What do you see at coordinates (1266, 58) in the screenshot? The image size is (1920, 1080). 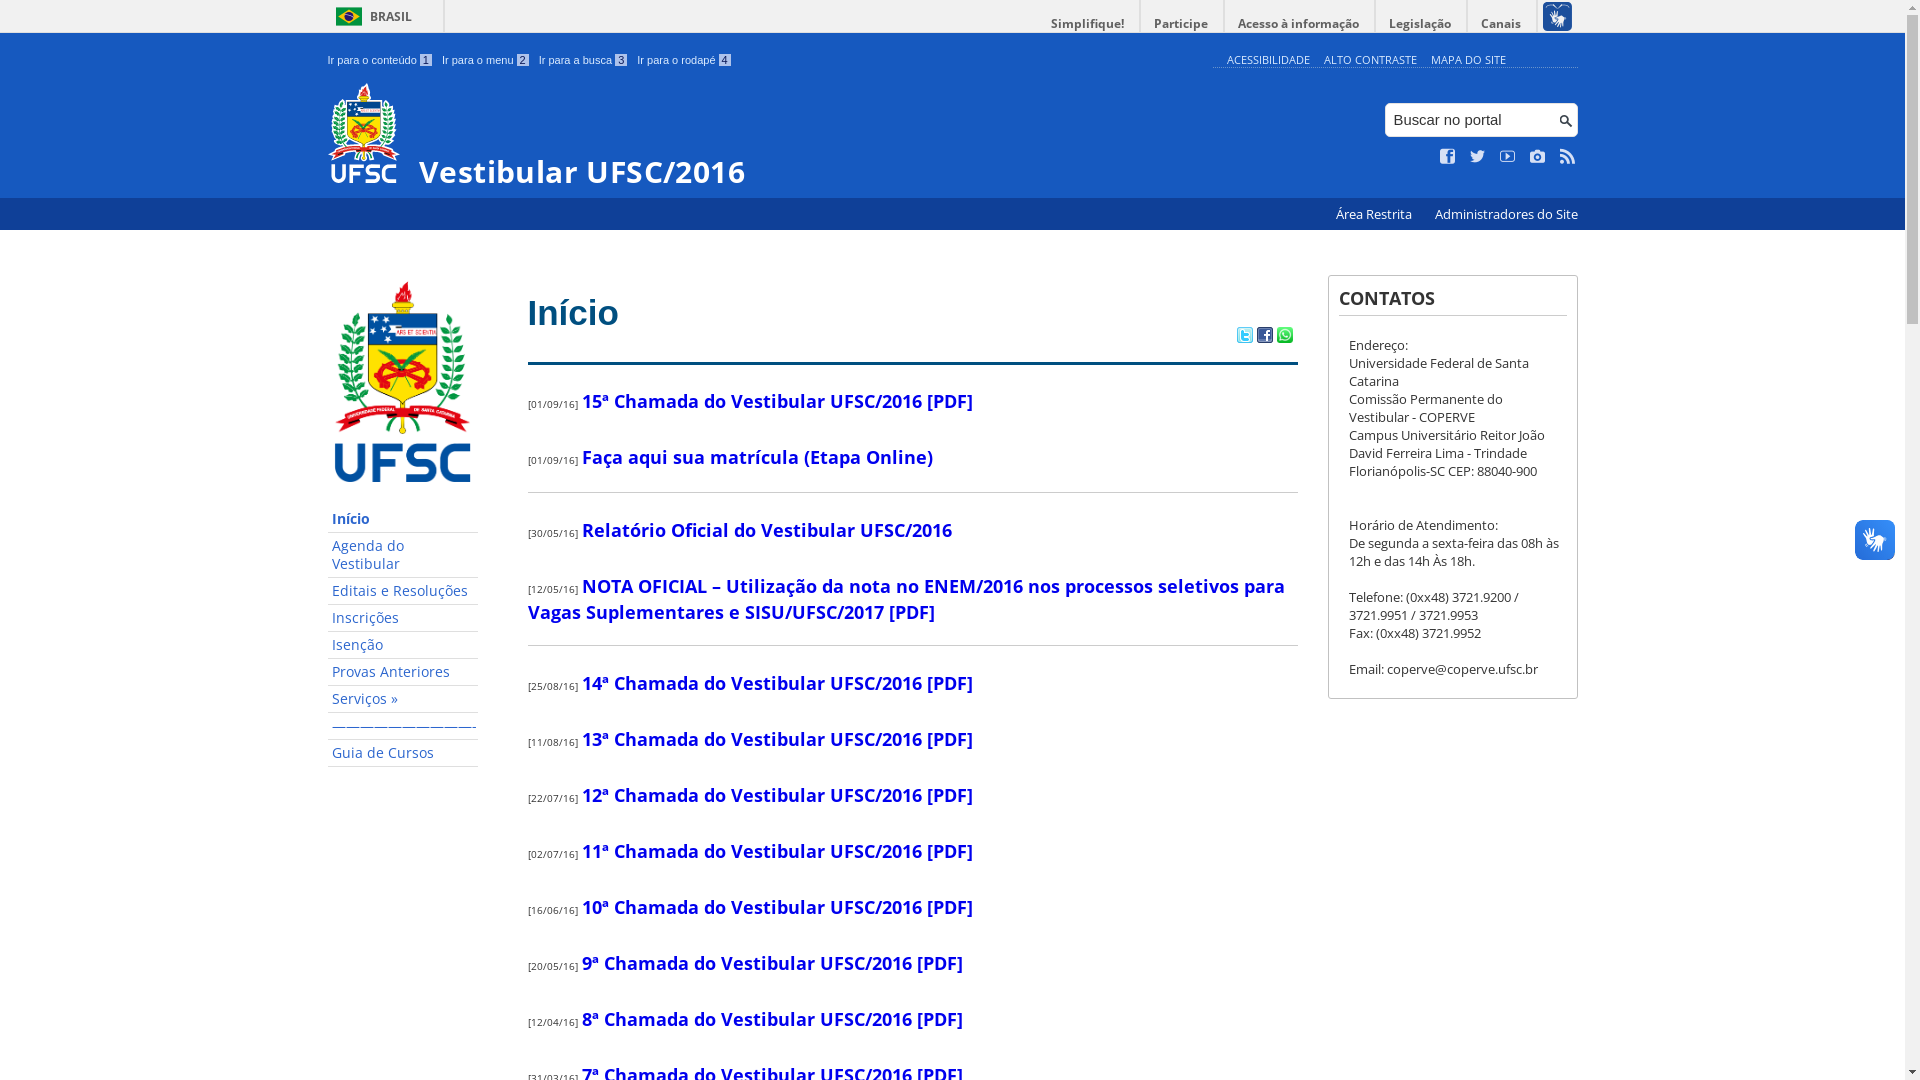 I see `'ACESSIBILIDADE'` at bounding box center [1266, 58].